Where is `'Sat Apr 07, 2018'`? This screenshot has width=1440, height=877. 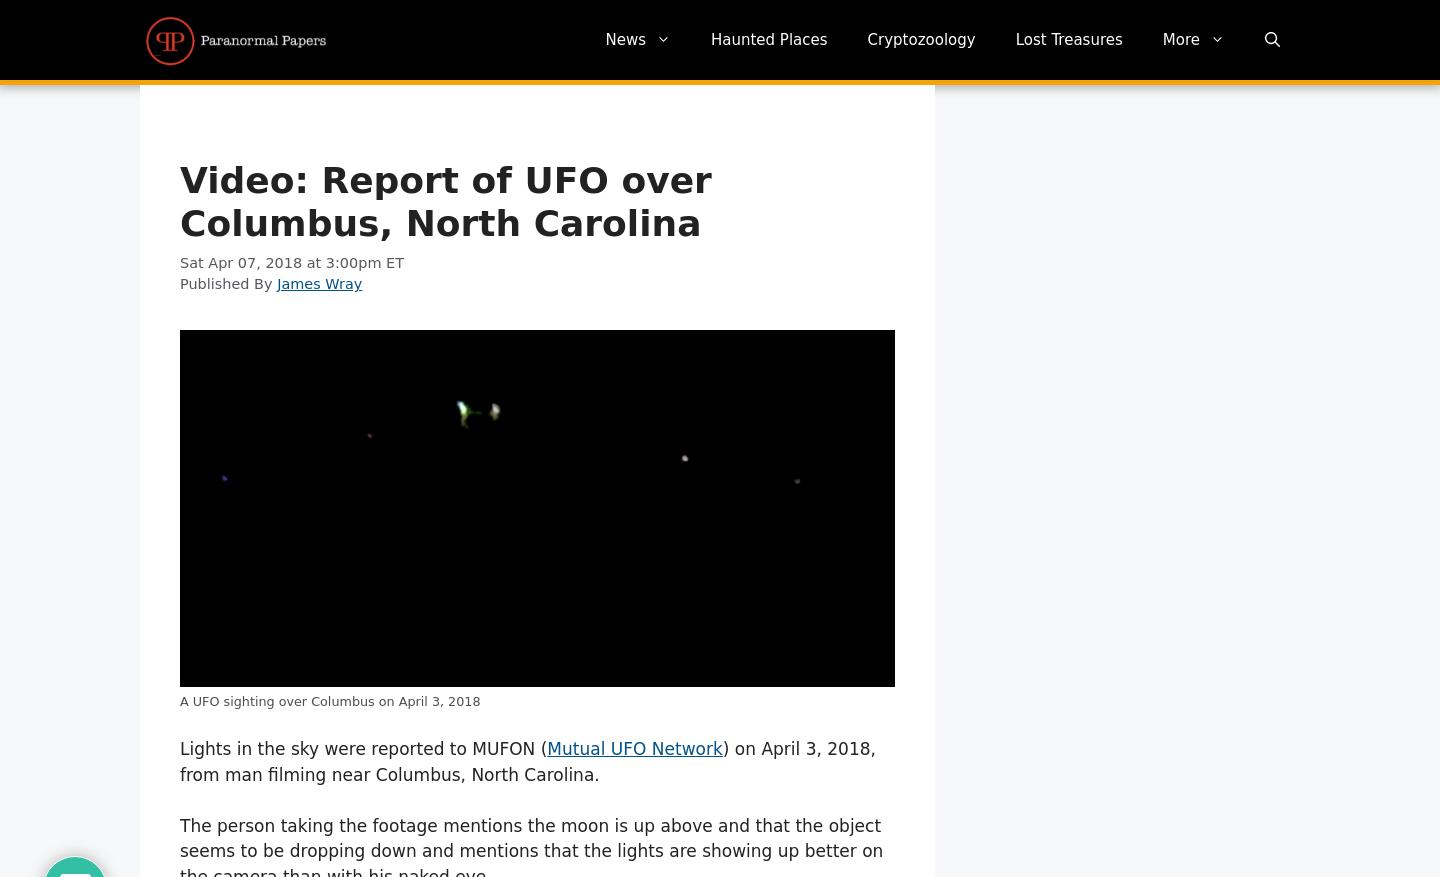 'Sat Apr 07, 2018' is located at coordinates (242, 261).